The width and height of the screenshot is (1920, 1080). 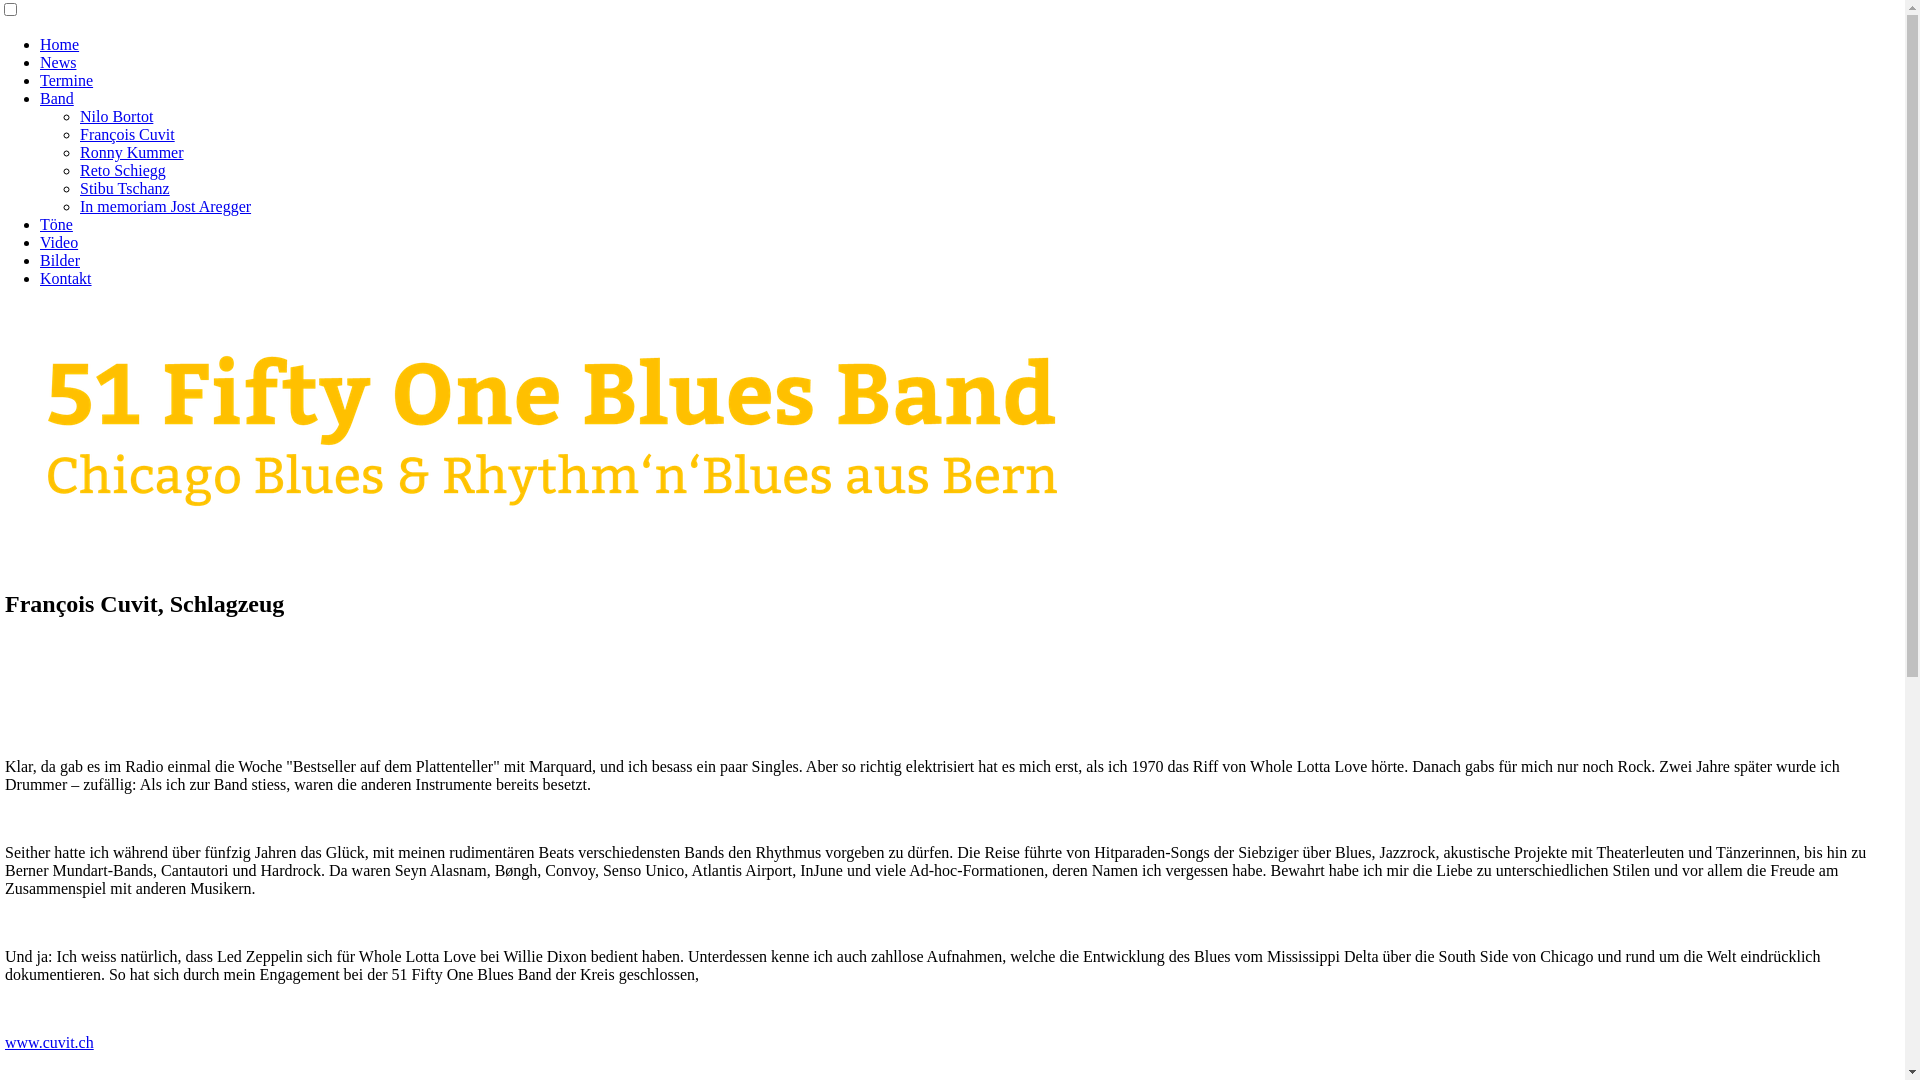 I want to click on 'Termine', so click(x=66, y=79).